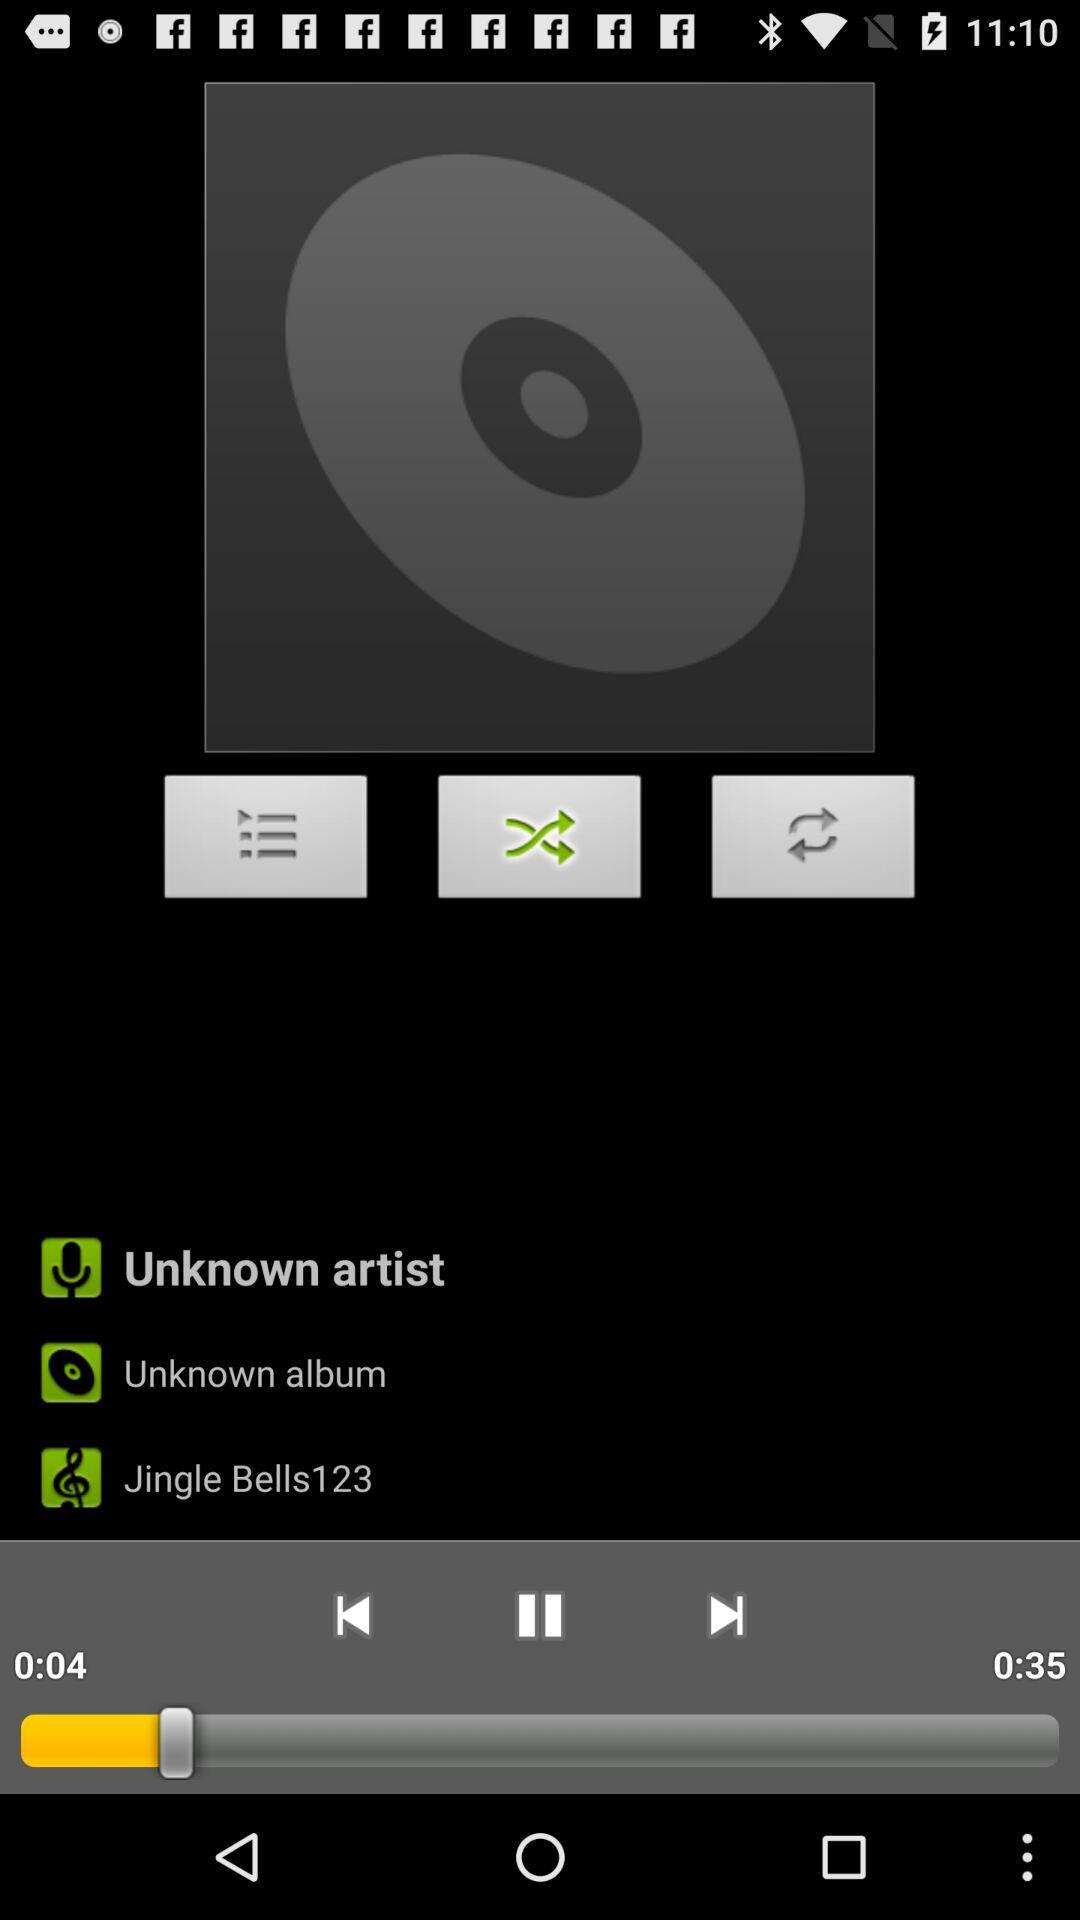 This screenshot has height=1920, width=1080. Describe the element at coordinates (351, 1727) in the screenshot. I see `the skip_previous icon` at that location.